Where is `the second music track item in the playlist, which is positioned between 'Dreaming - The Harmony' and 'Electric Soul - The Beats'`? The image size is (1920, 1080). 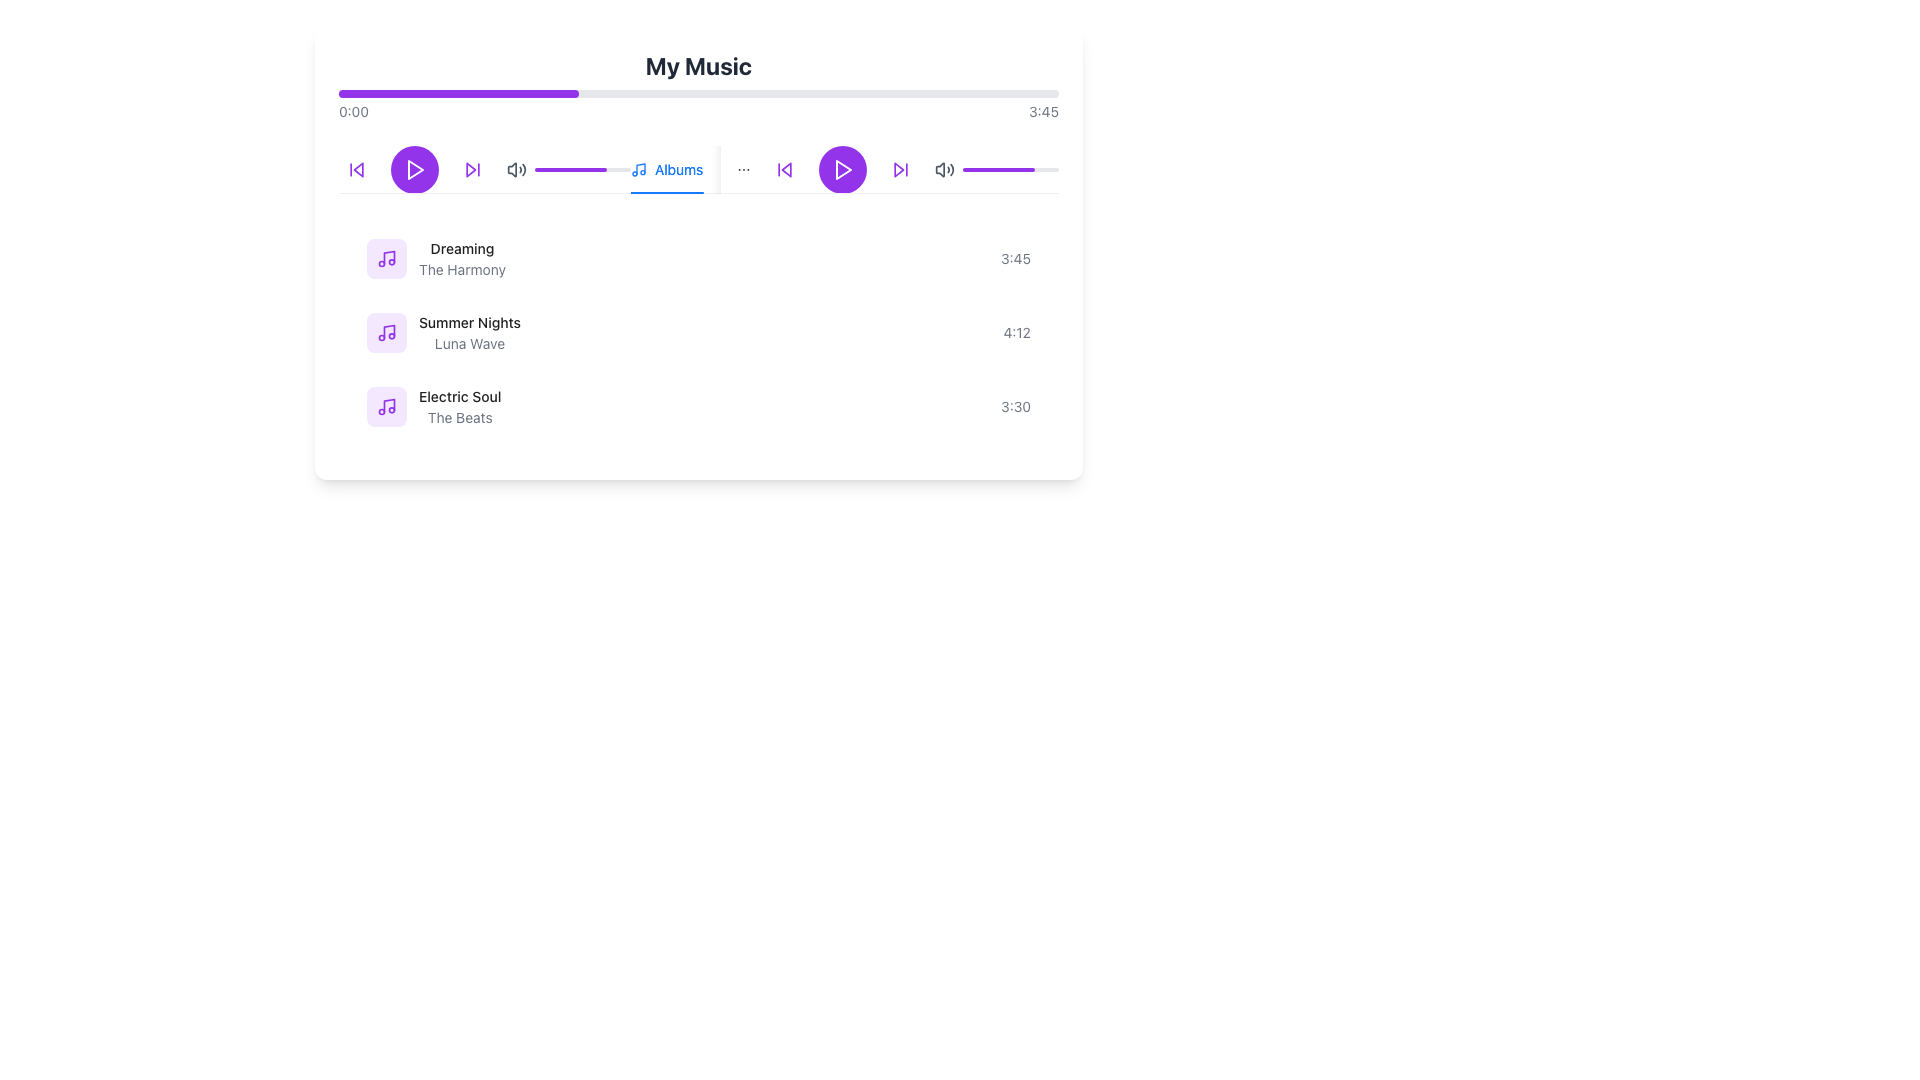 the second music track item in the playlist, which is positioned between 'Dreaming - The Harmony' and 'Electric Soul - The Beats' is located at coordinates (699, 331).